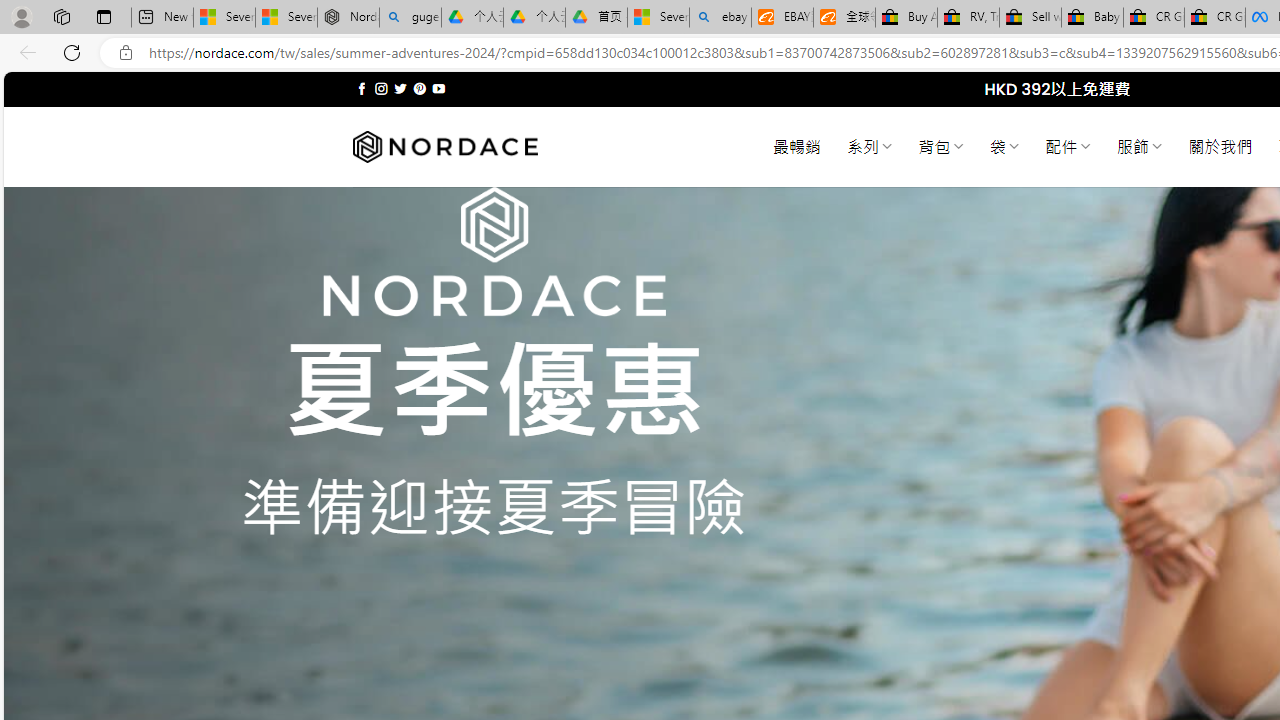 Image resolution: width=1280 pixels, height=720 pixels. What do you see at coordinates (1091, 17) in the screenshot?
I see `'Baby Keepsakes & Announcements for sale | eBay'` at bounding box center [1091, 17].